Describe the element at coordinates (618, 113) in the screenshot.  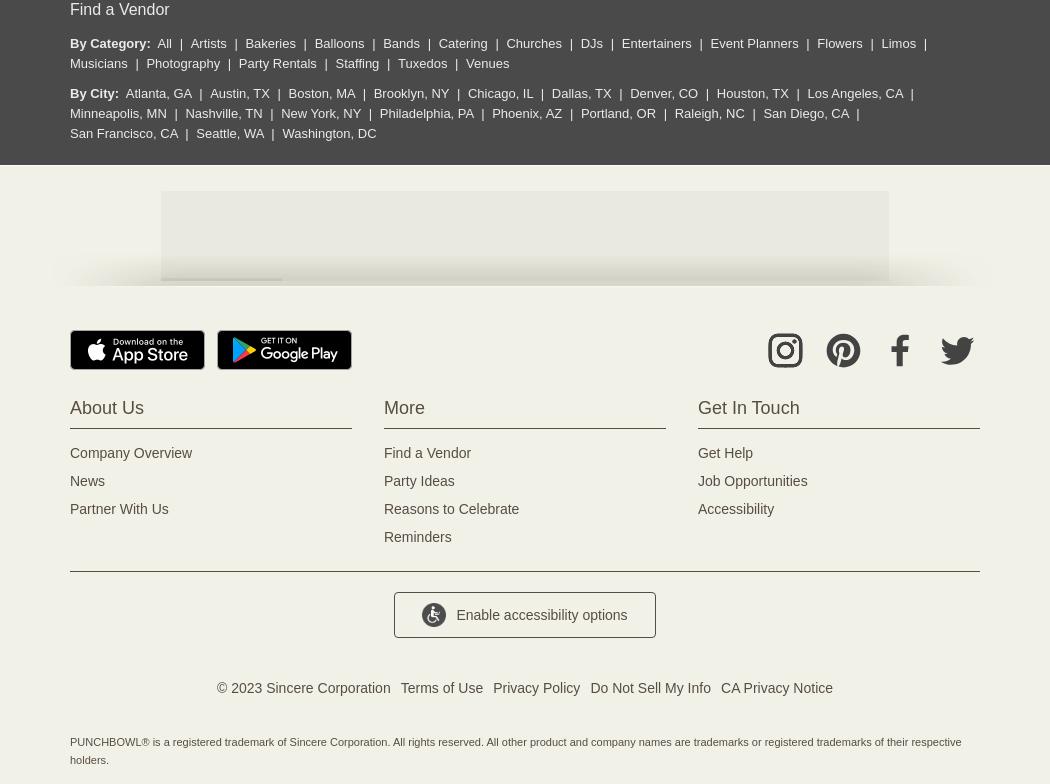
I see `'Portland, OR'` at that location.